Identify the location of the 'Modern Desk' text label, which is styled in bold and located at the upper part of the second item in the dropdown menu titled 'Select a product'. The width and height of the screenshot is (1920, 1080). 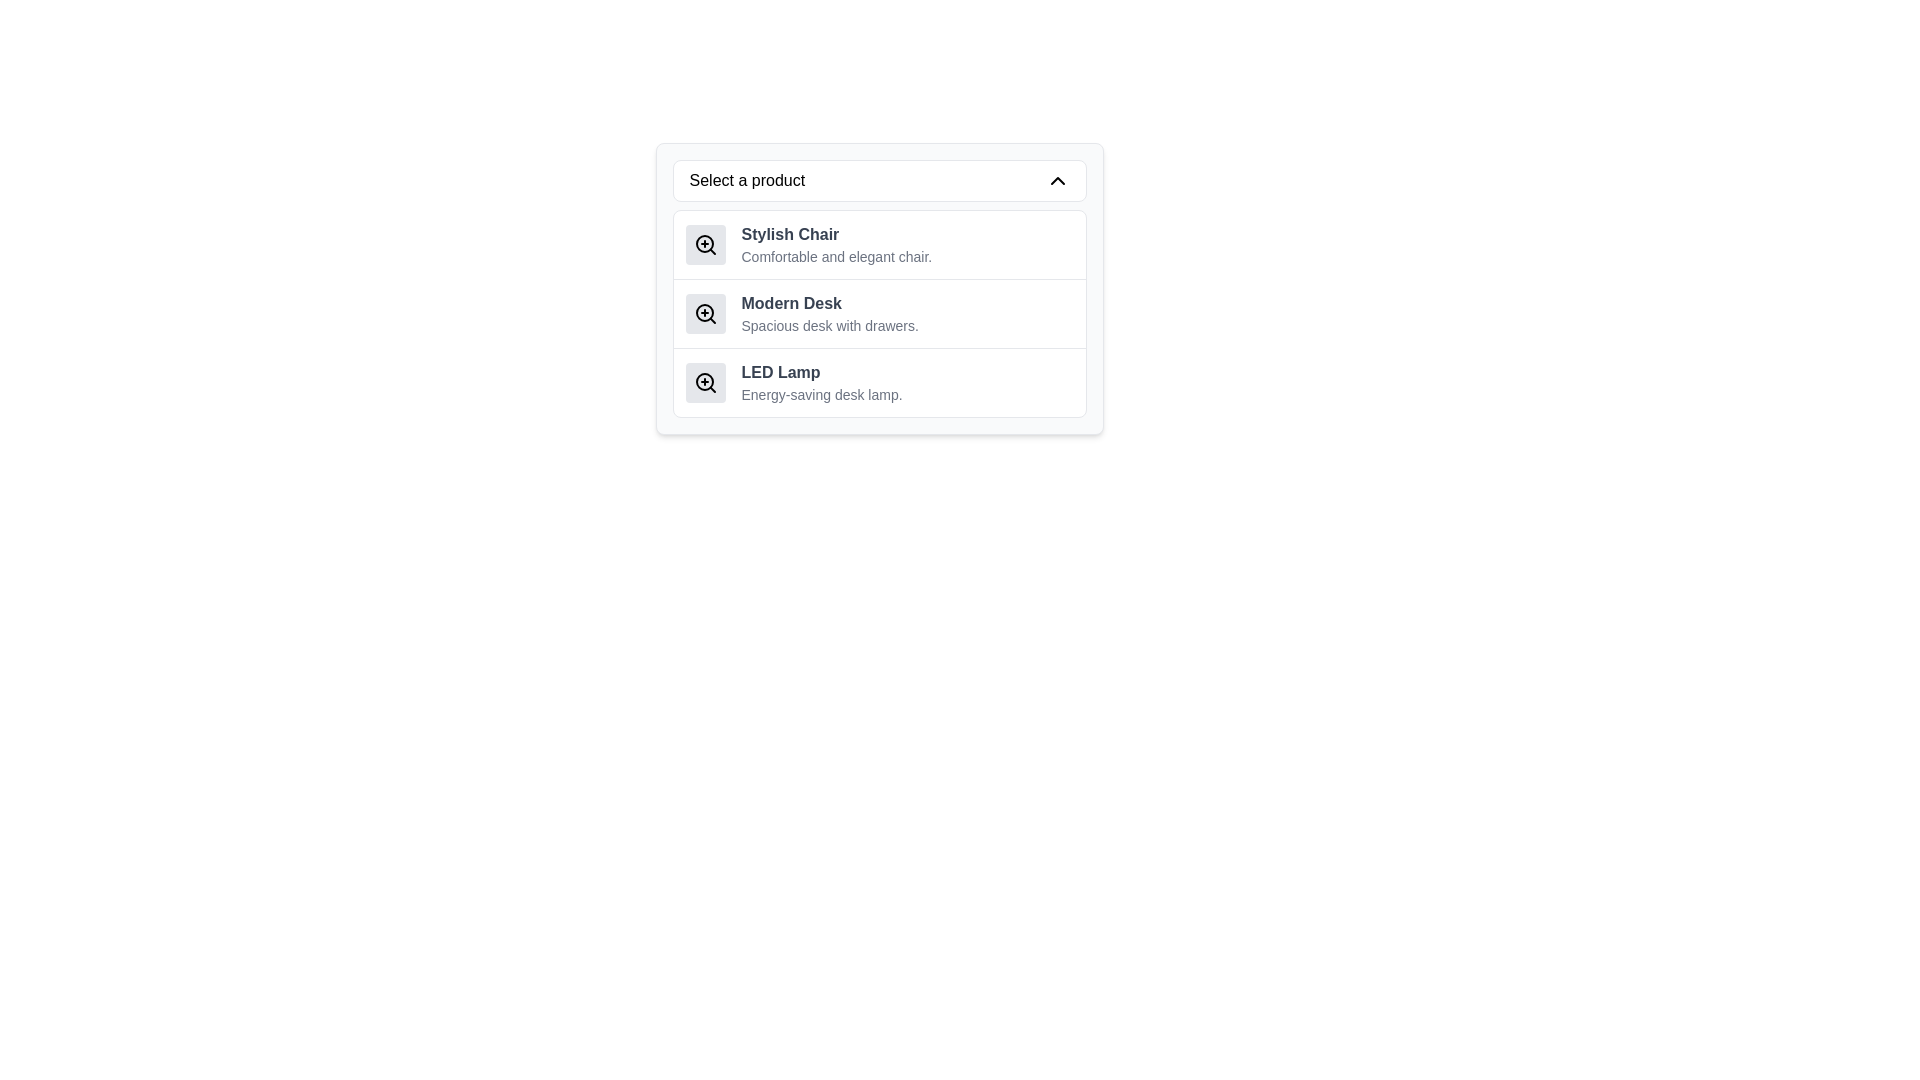
(830, 304).